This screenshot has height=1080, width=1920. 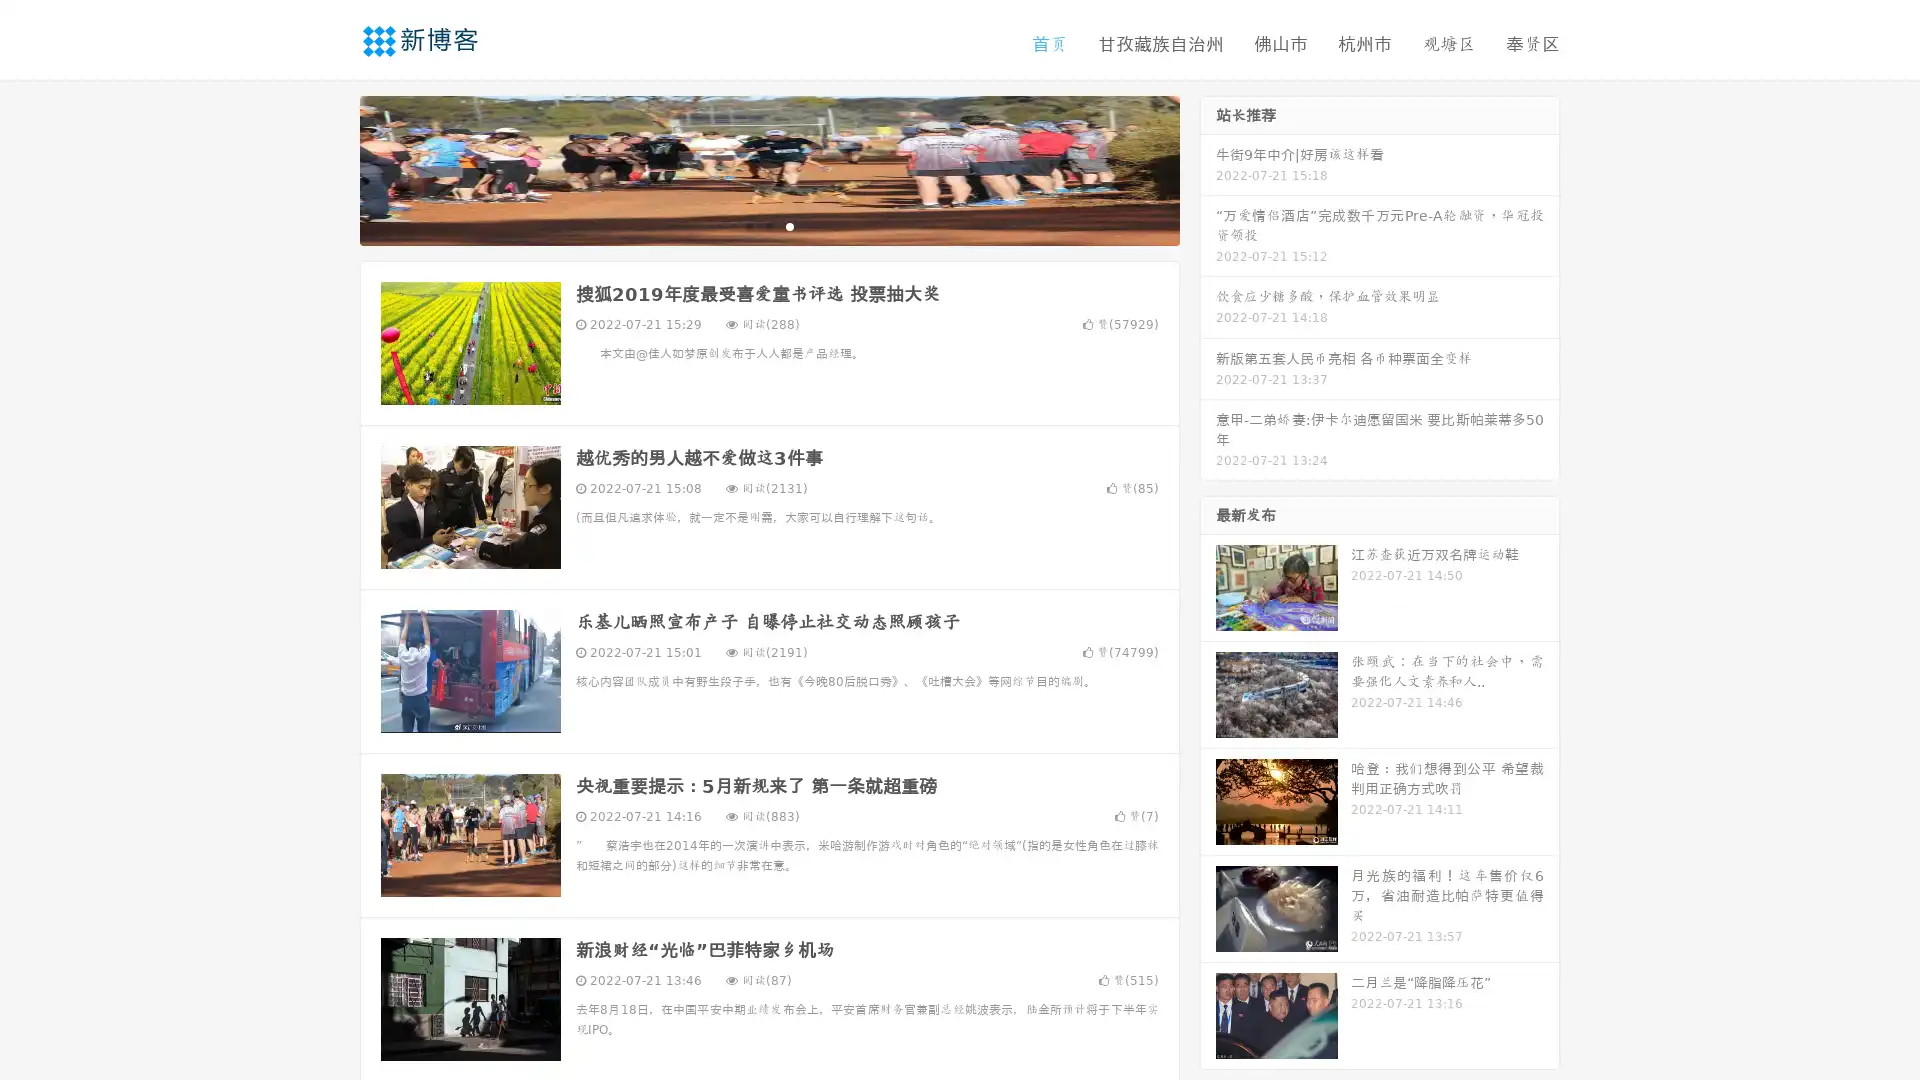 What do you see at coordinates (330, 168) in the screenshot?
I see `Previous slide` at bounding box center [330, 168].